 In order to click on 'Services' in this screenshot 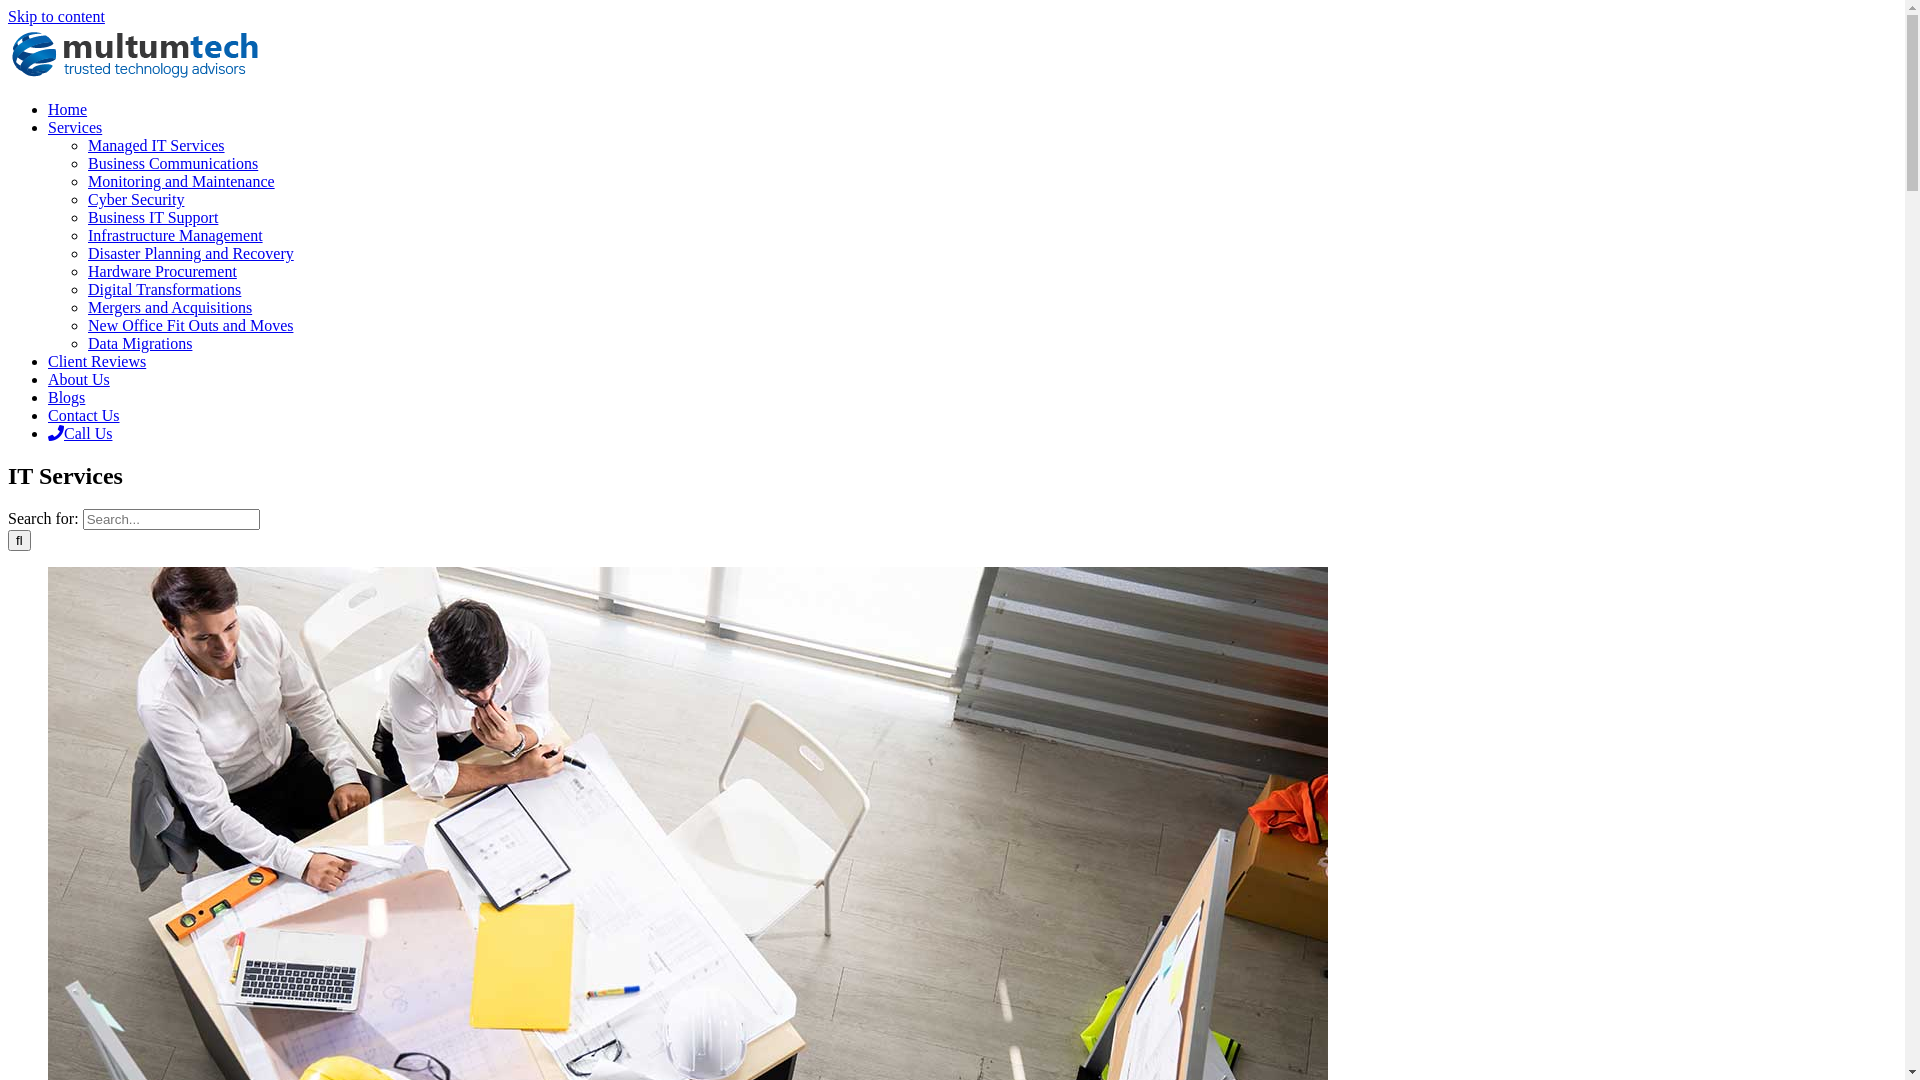, I will do `click(75, 127)`.